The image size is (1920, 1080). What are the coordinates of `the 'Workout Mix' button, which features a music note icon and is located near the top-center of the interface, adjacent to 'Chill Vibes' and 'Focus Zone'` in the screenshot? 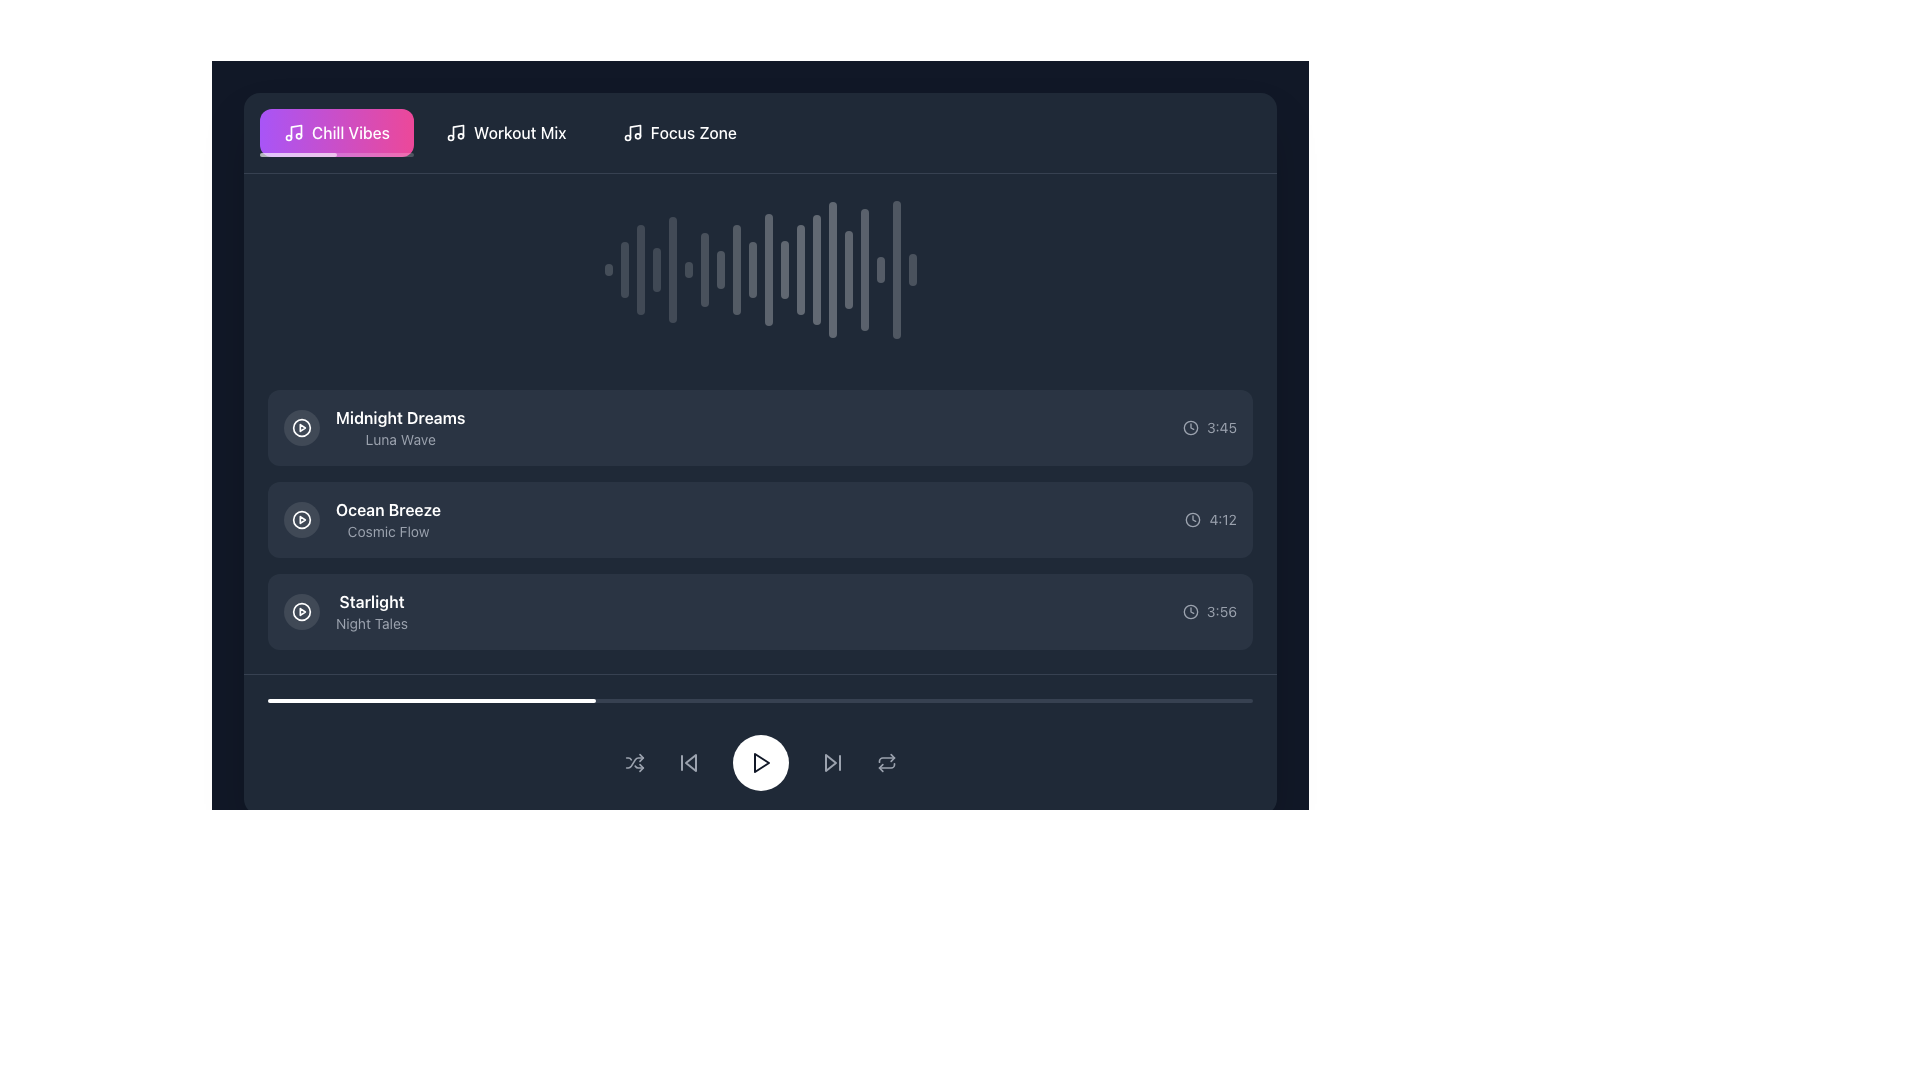 It's located at (506, 132).